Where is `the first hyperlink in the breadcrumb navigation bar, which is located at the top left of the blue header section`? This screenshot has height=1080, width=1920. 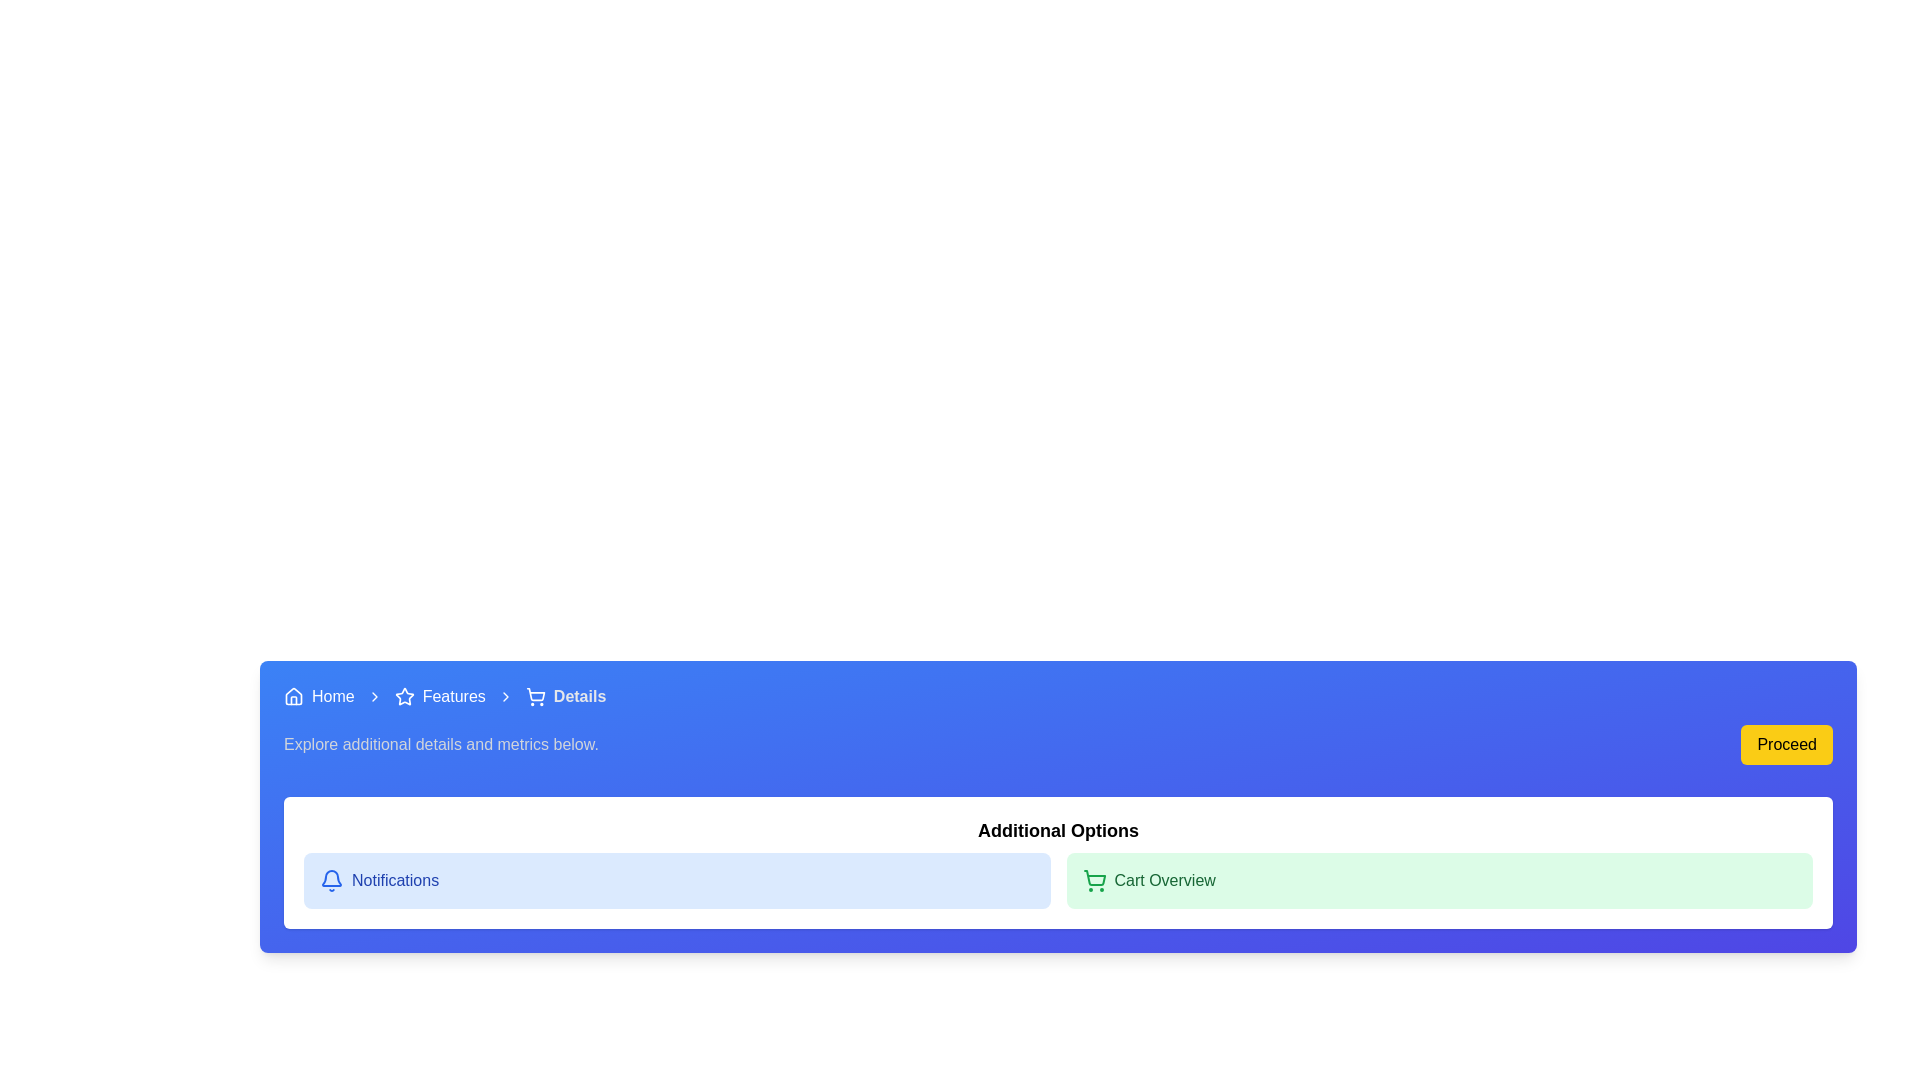
the first hyperlink in the breadcrumb navigation bar, which is located at the top left of the blue header section is located at coordinates (318, 696).